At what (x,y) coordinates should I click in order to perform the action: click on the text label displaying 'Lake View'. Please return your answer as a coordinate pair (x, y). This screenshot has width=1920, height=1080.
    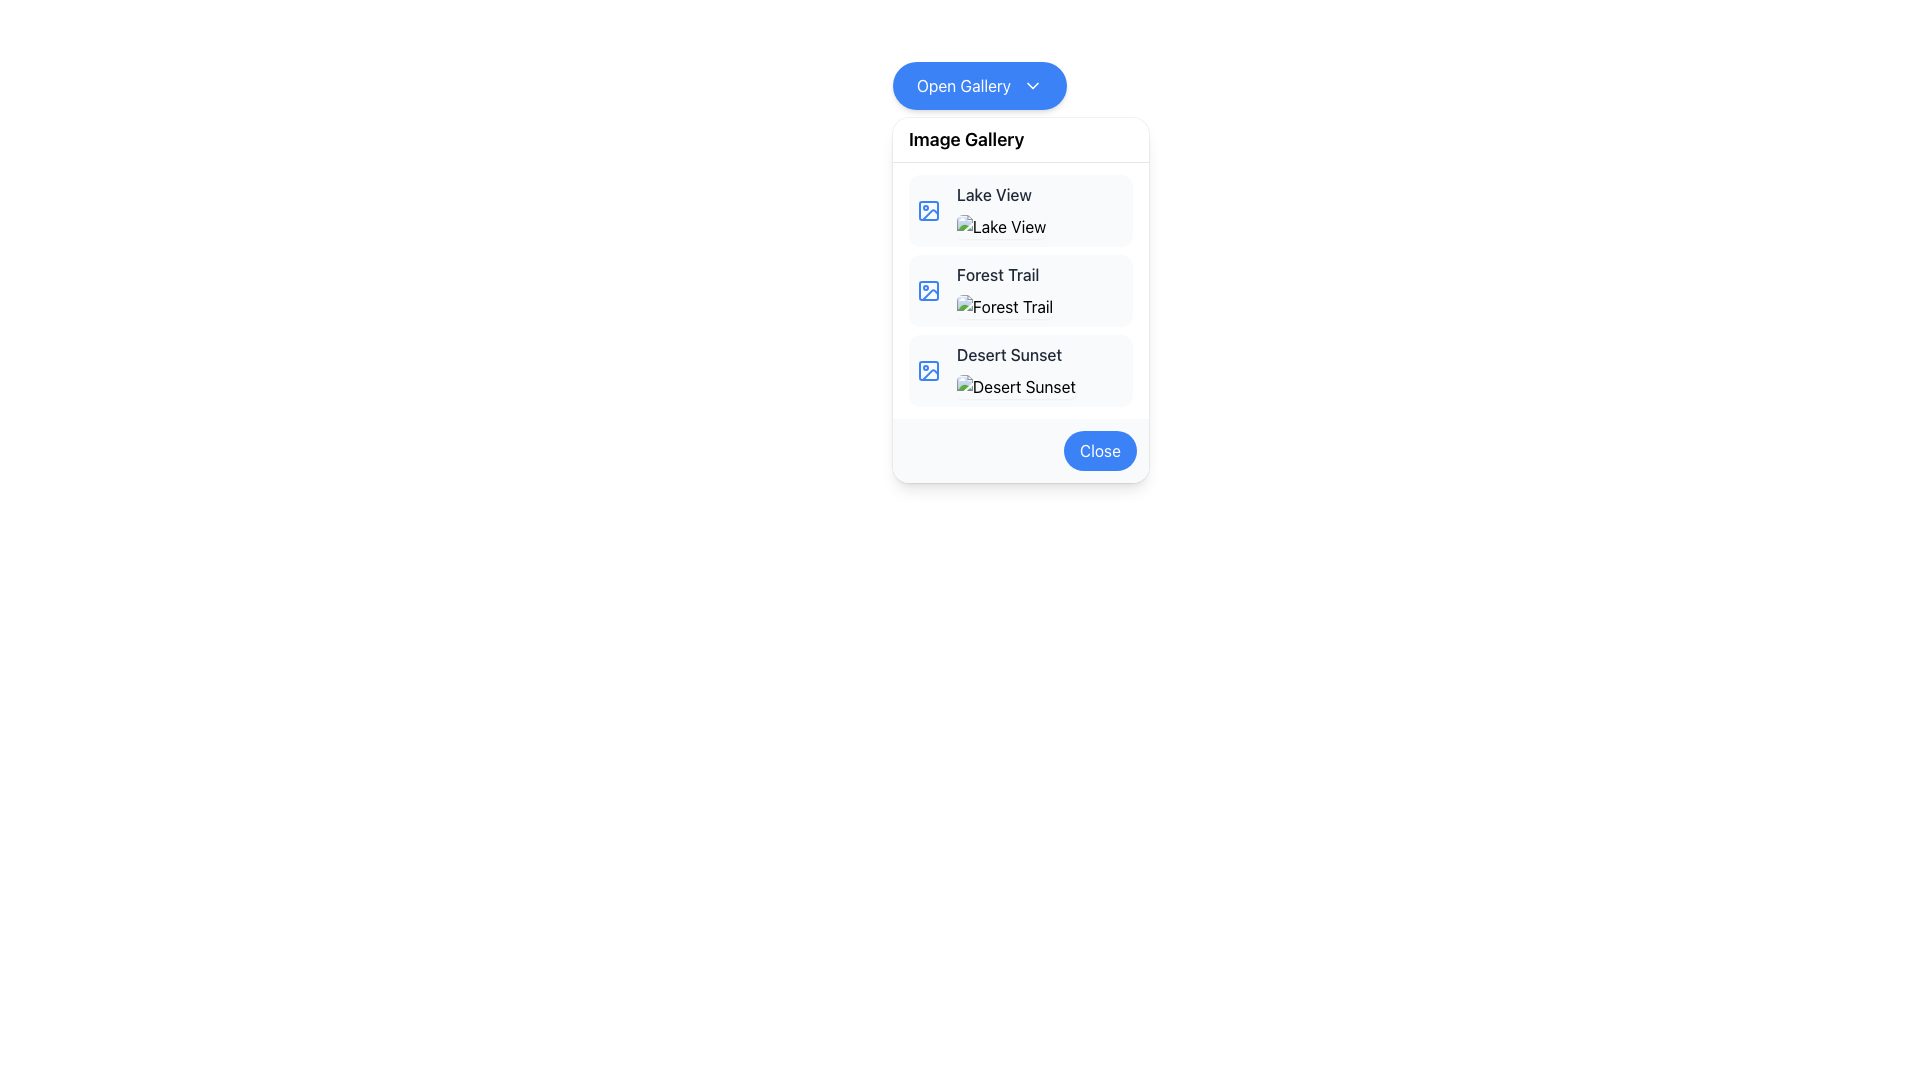
    Looking at the image, I should click on (1001, 195).